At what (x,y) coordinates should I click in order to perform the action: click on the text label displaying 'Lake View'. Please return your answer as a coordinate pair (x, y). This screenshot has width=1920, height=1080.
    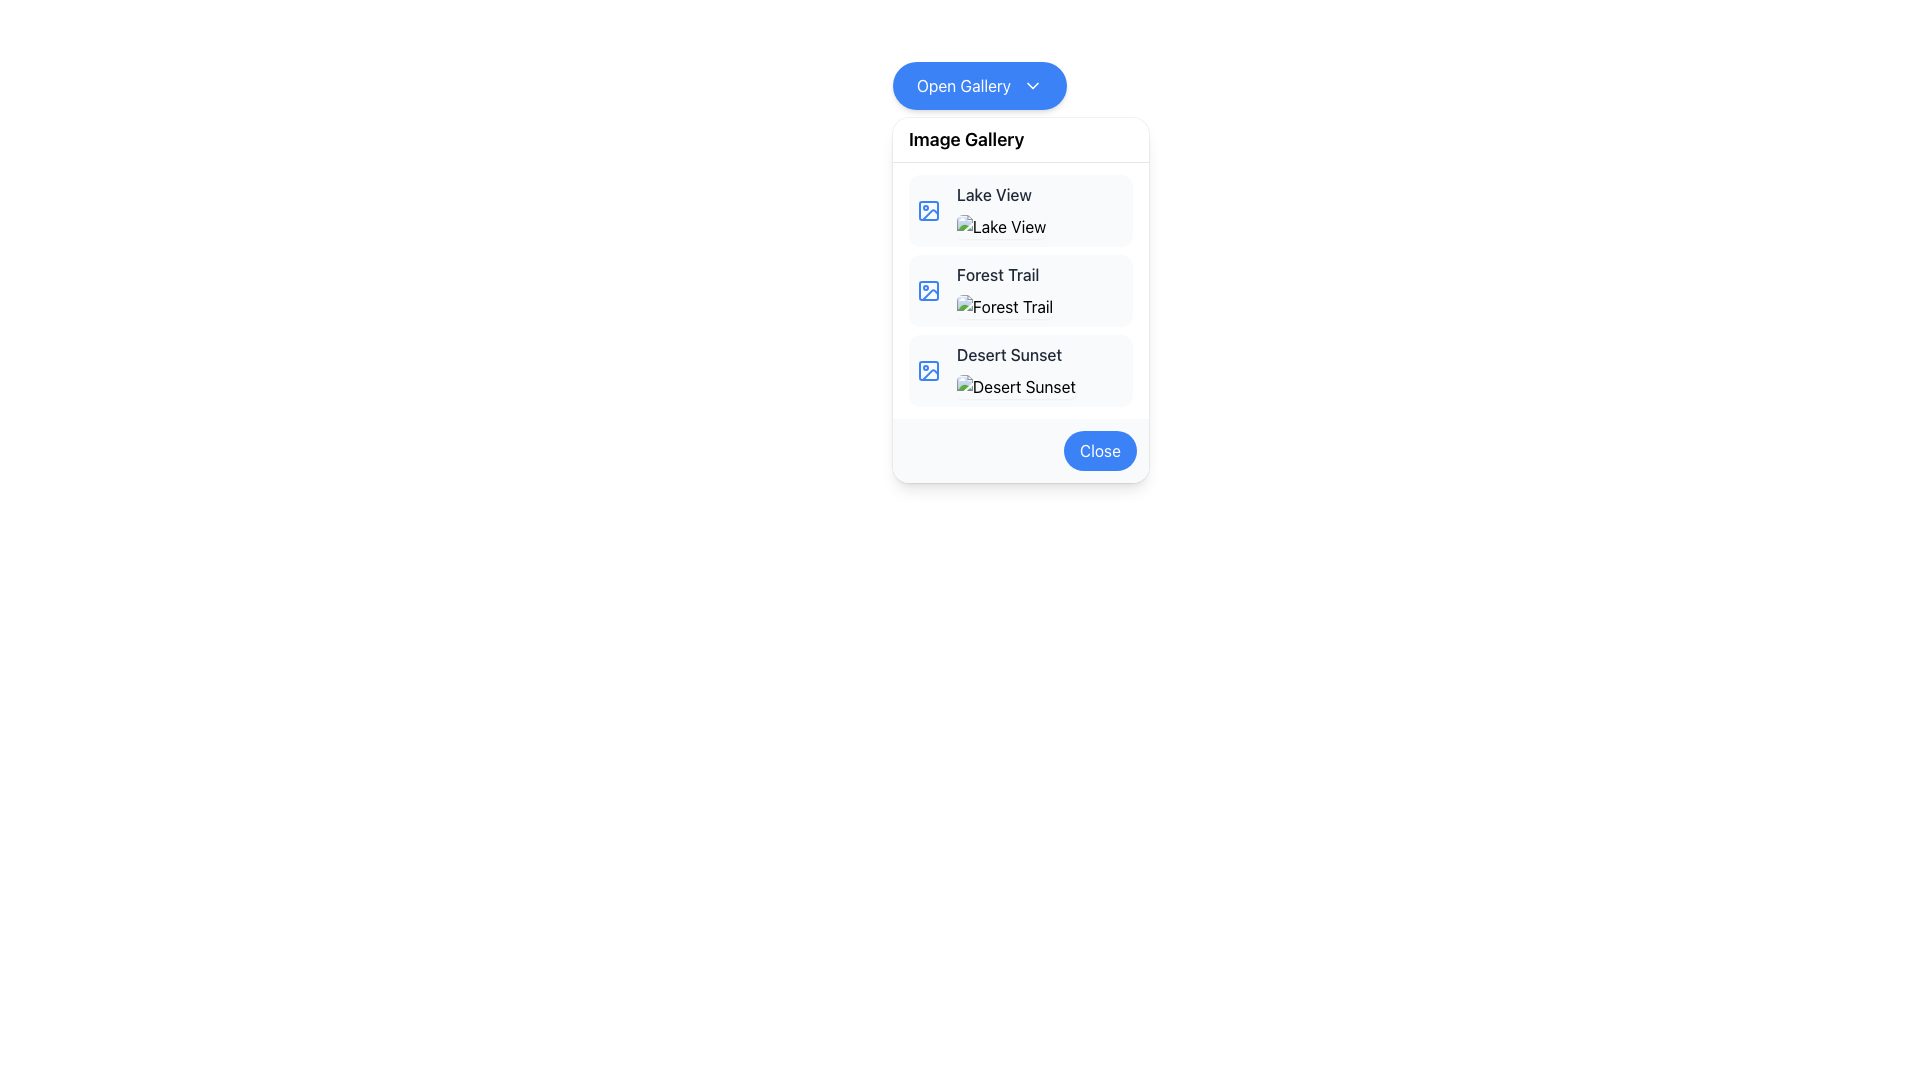
    Looking at the image, I should click on (1001, 195).